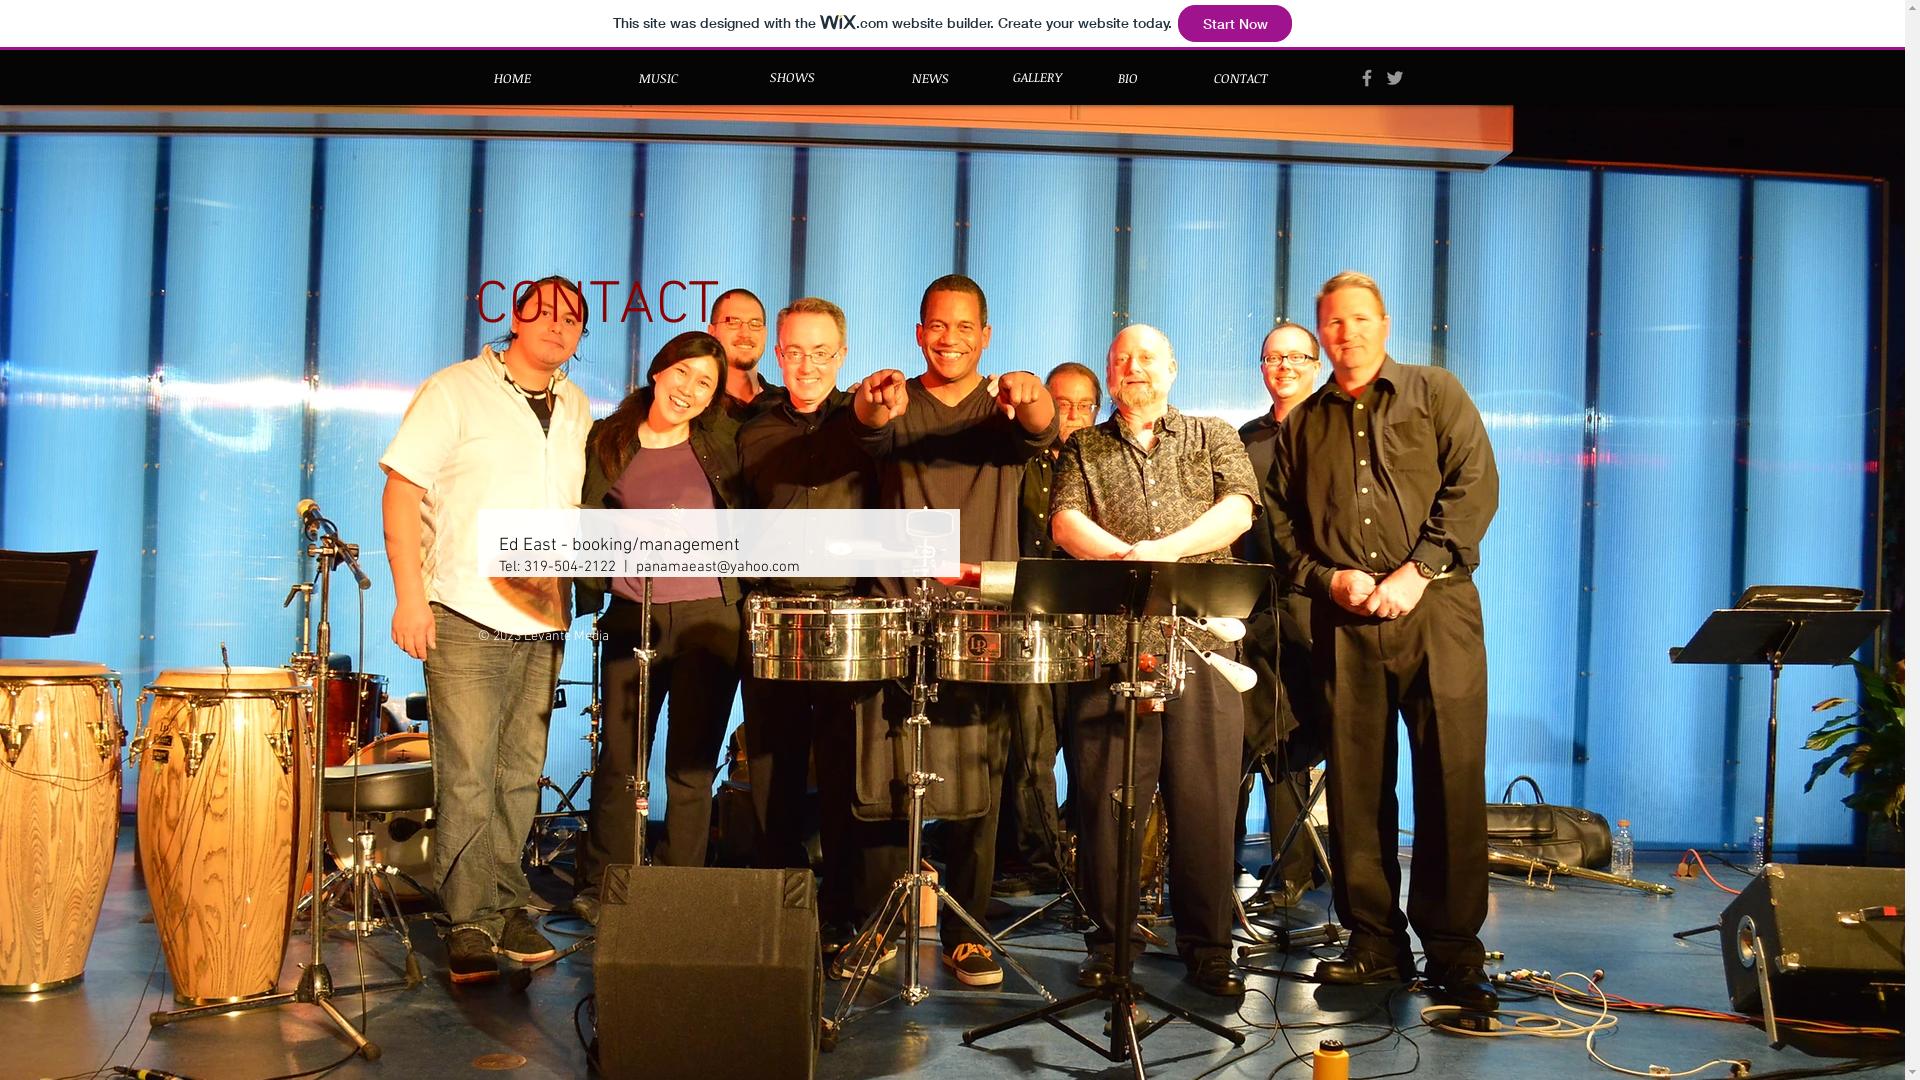 The width and height of the screenshot is (1920, 1080). What do you see at coordinates (791, 76) in the screenshot?
I see `'SHOWS'` at bounding box center [791, 76].